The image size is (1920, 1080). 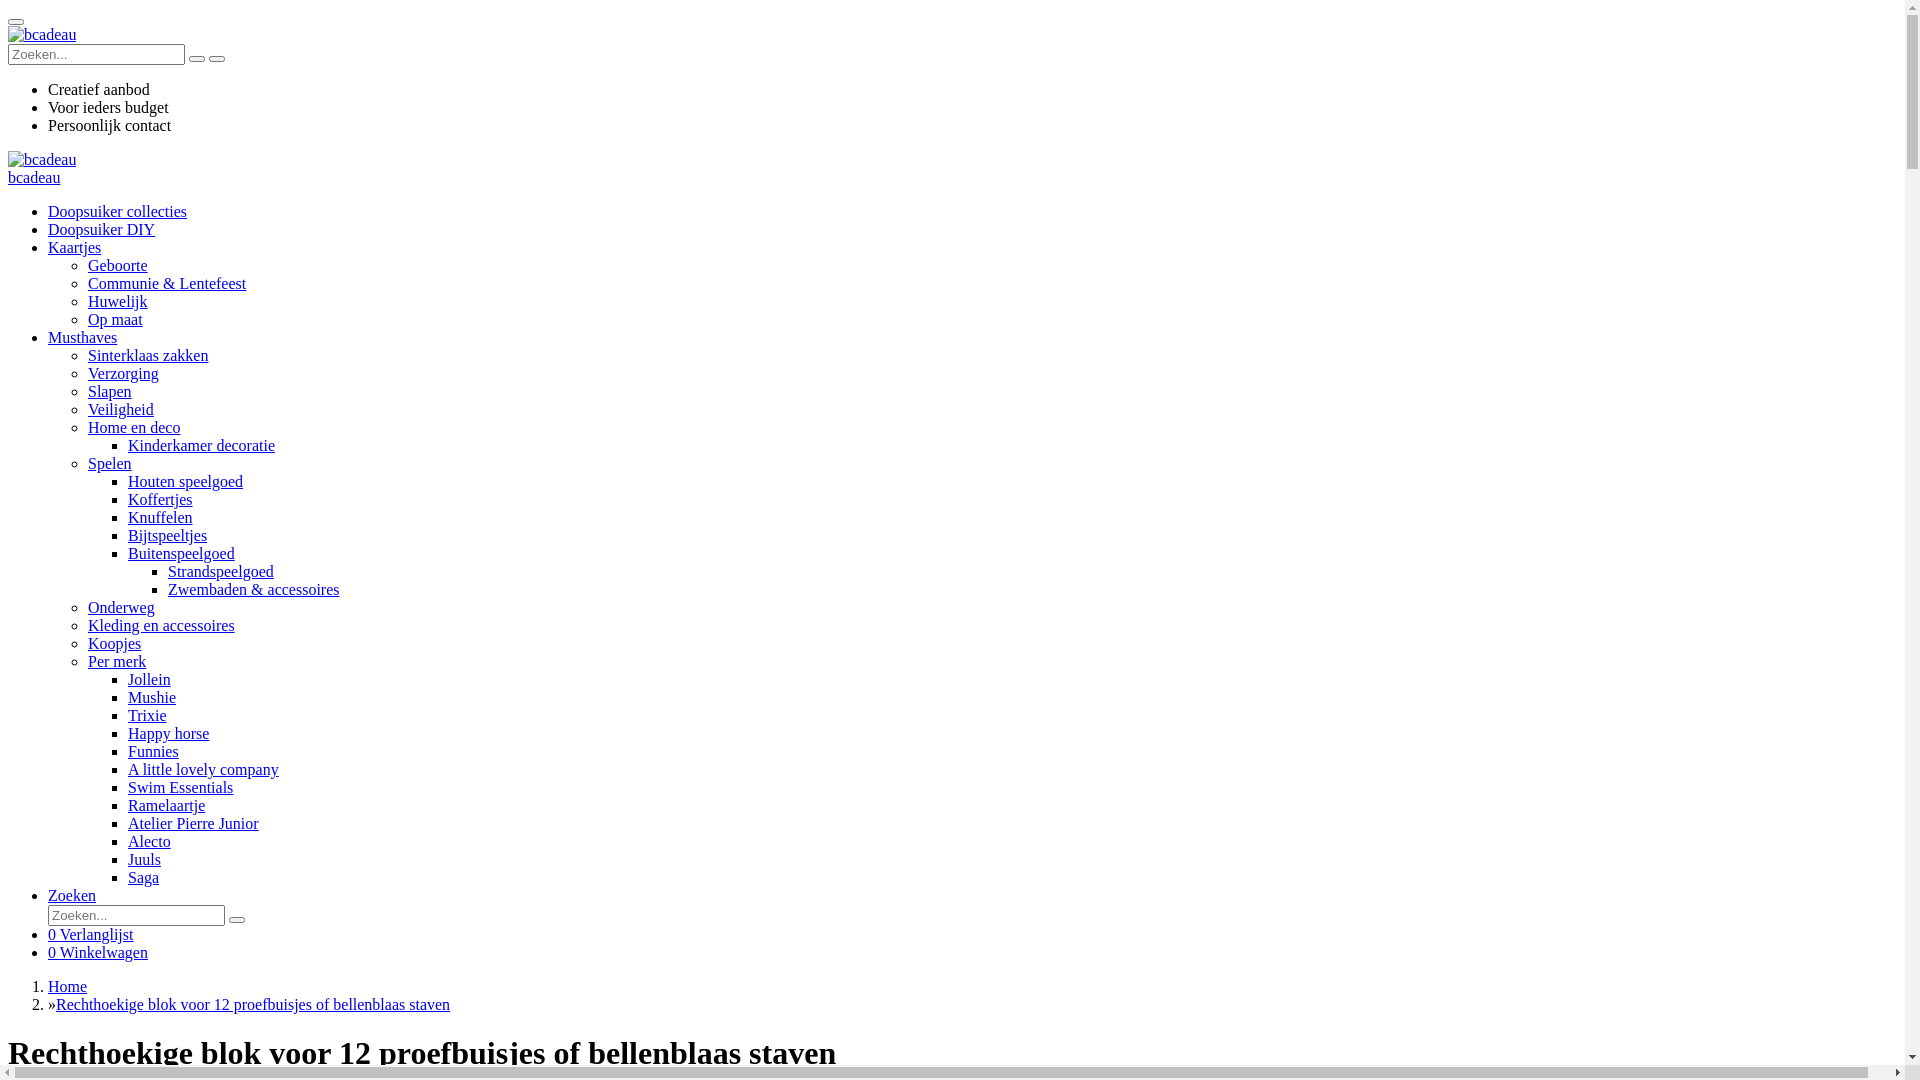 I want to click on 'Kinderkamer decoratie', so click(x=201, y=444).